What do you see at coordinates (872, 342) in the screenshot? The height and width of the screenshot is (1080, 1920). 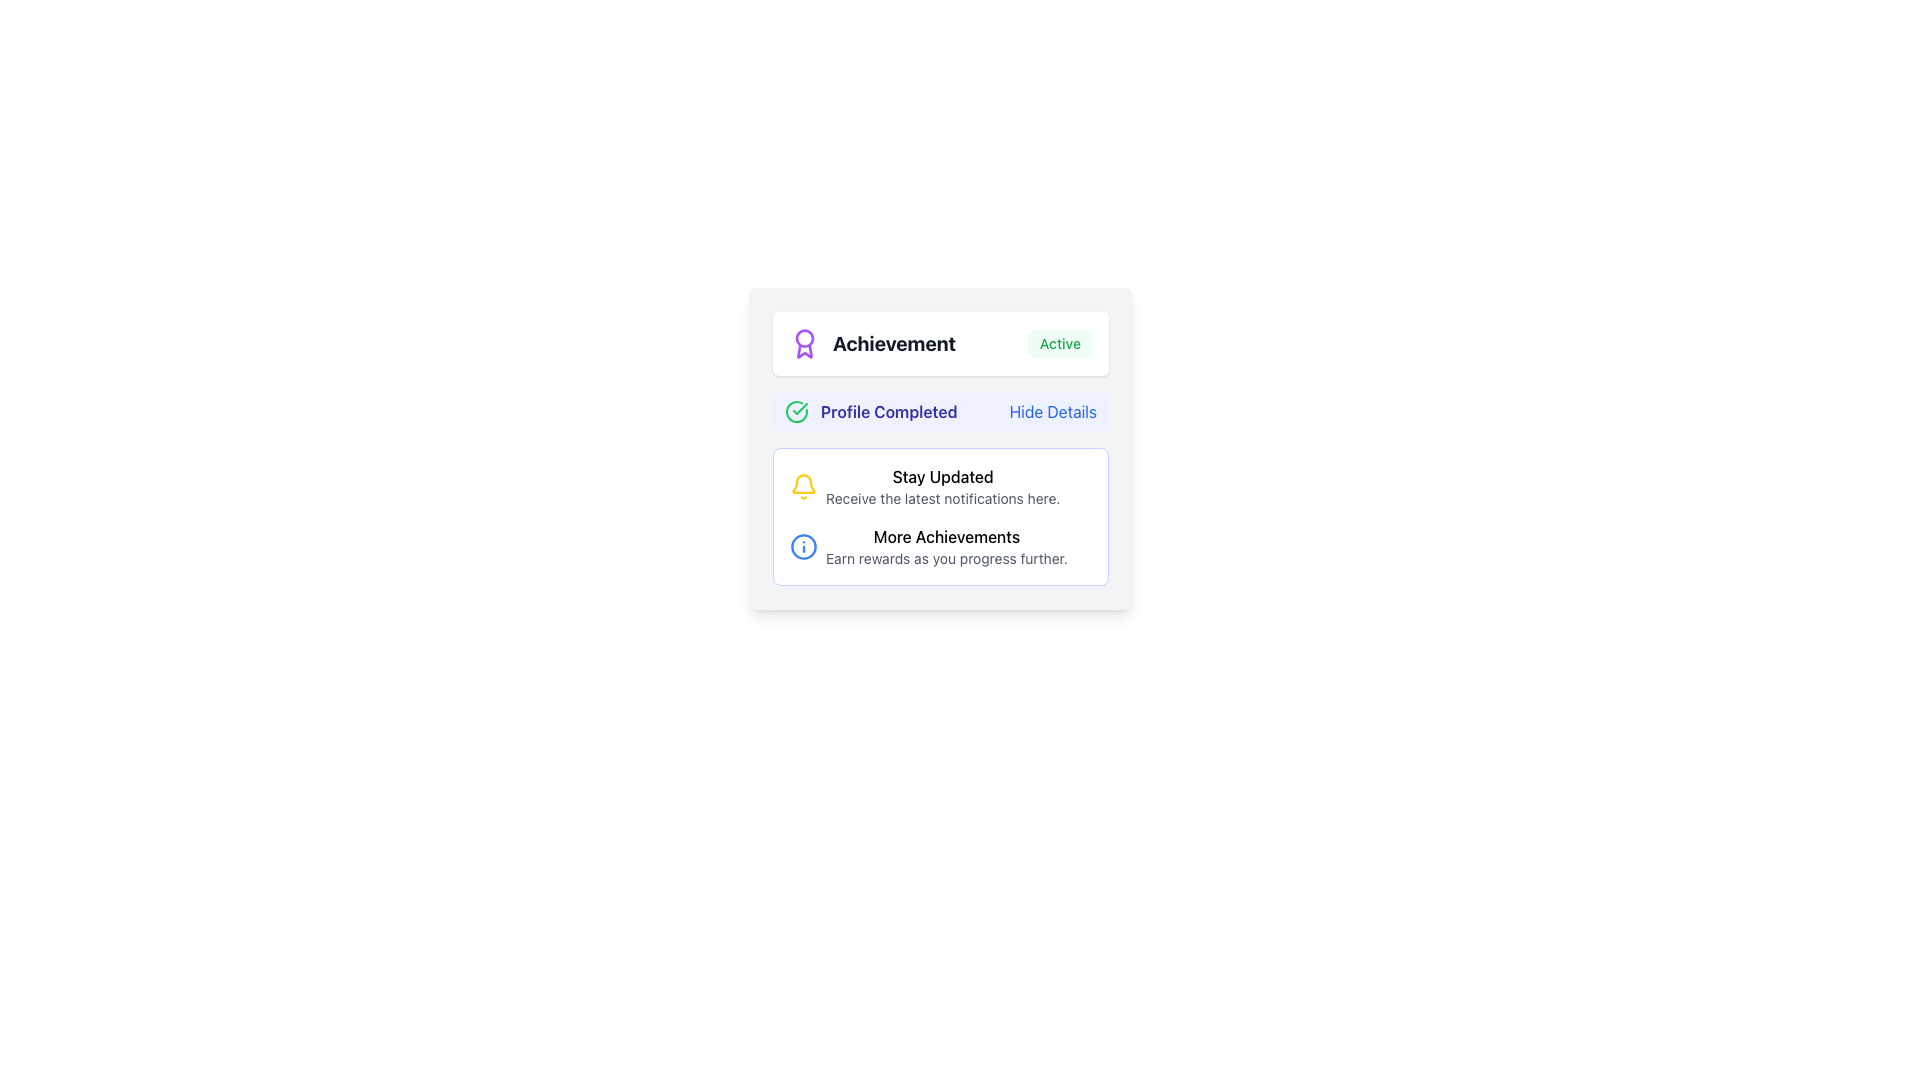 I see `label 'Achievement' which is displayed in bold with a circular ribbon icon, located on the top-left corner of a white rectangular card` at bounding box center [872, 342].